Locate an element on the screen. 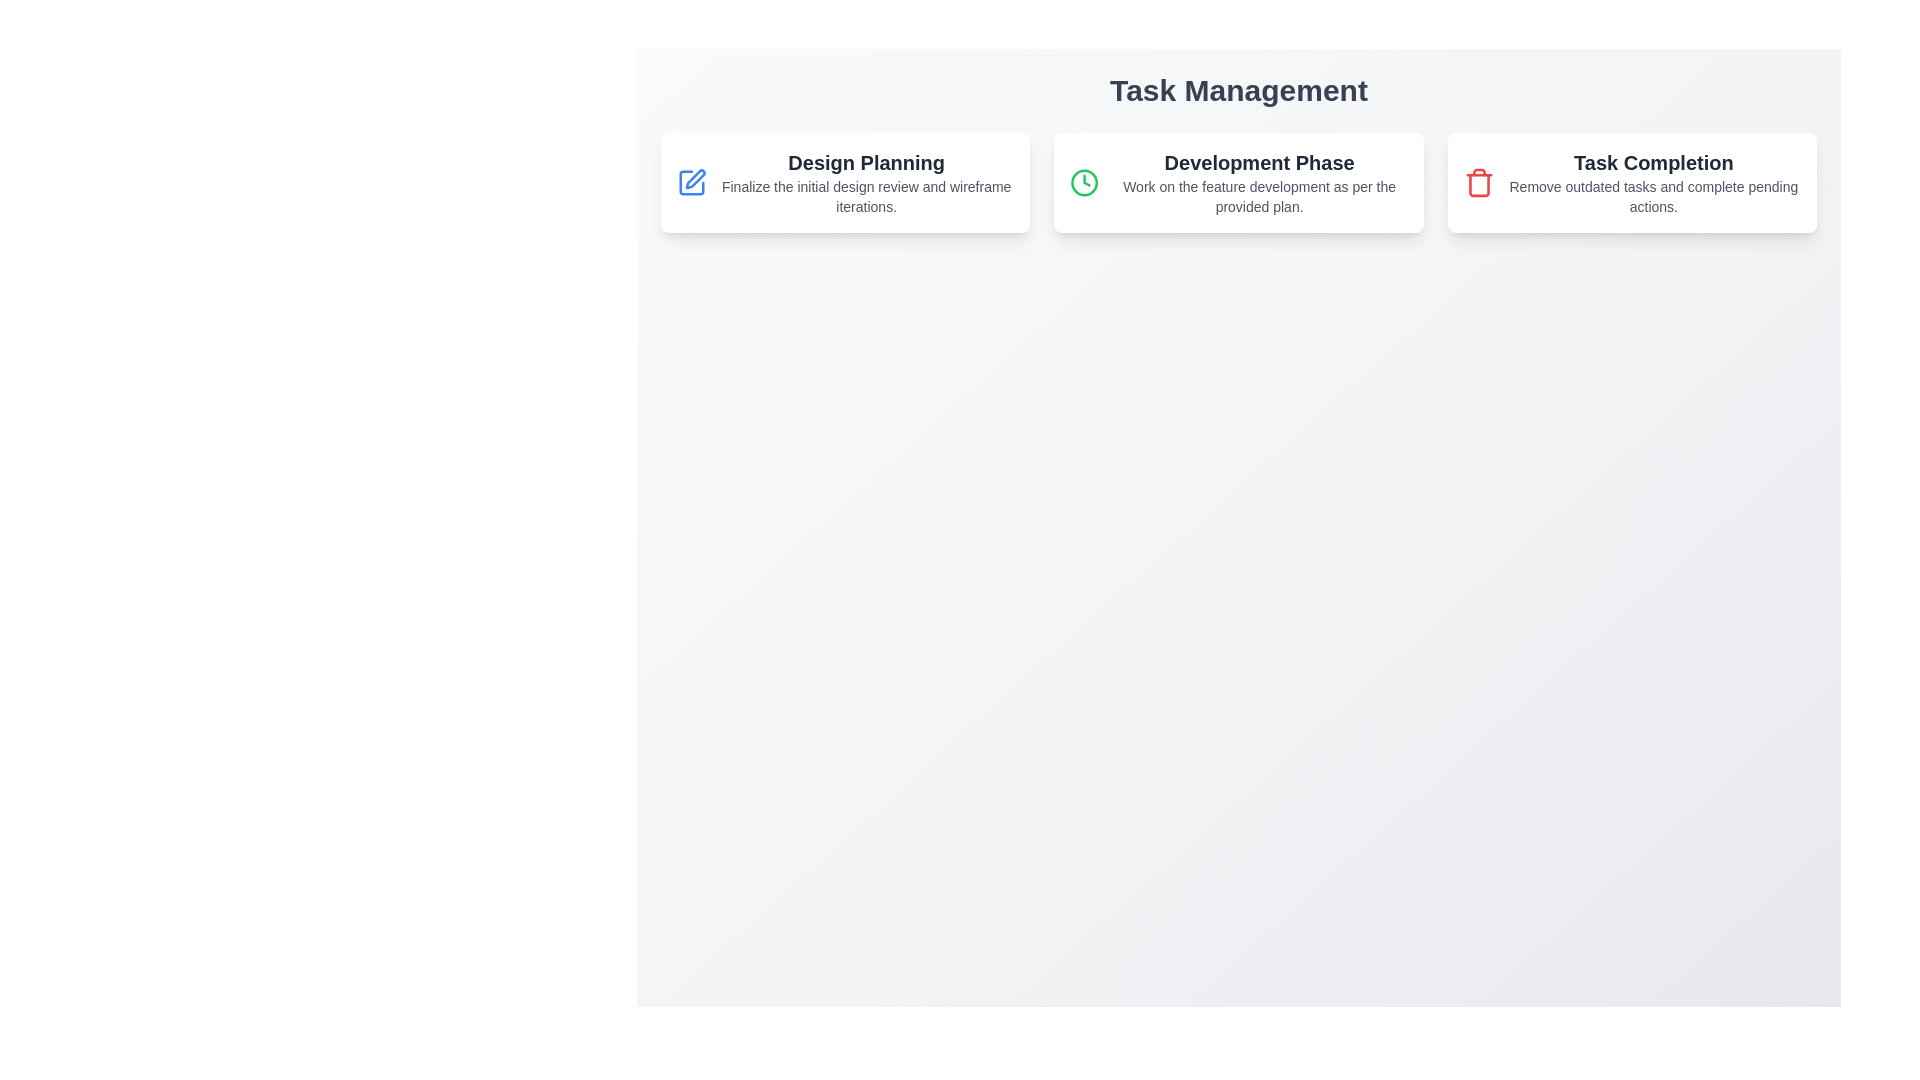  text string 'Work on the feature development as per the provided plan.' located under the header 'Development Phase' in the central panel is located at coordinates (1258, 196).